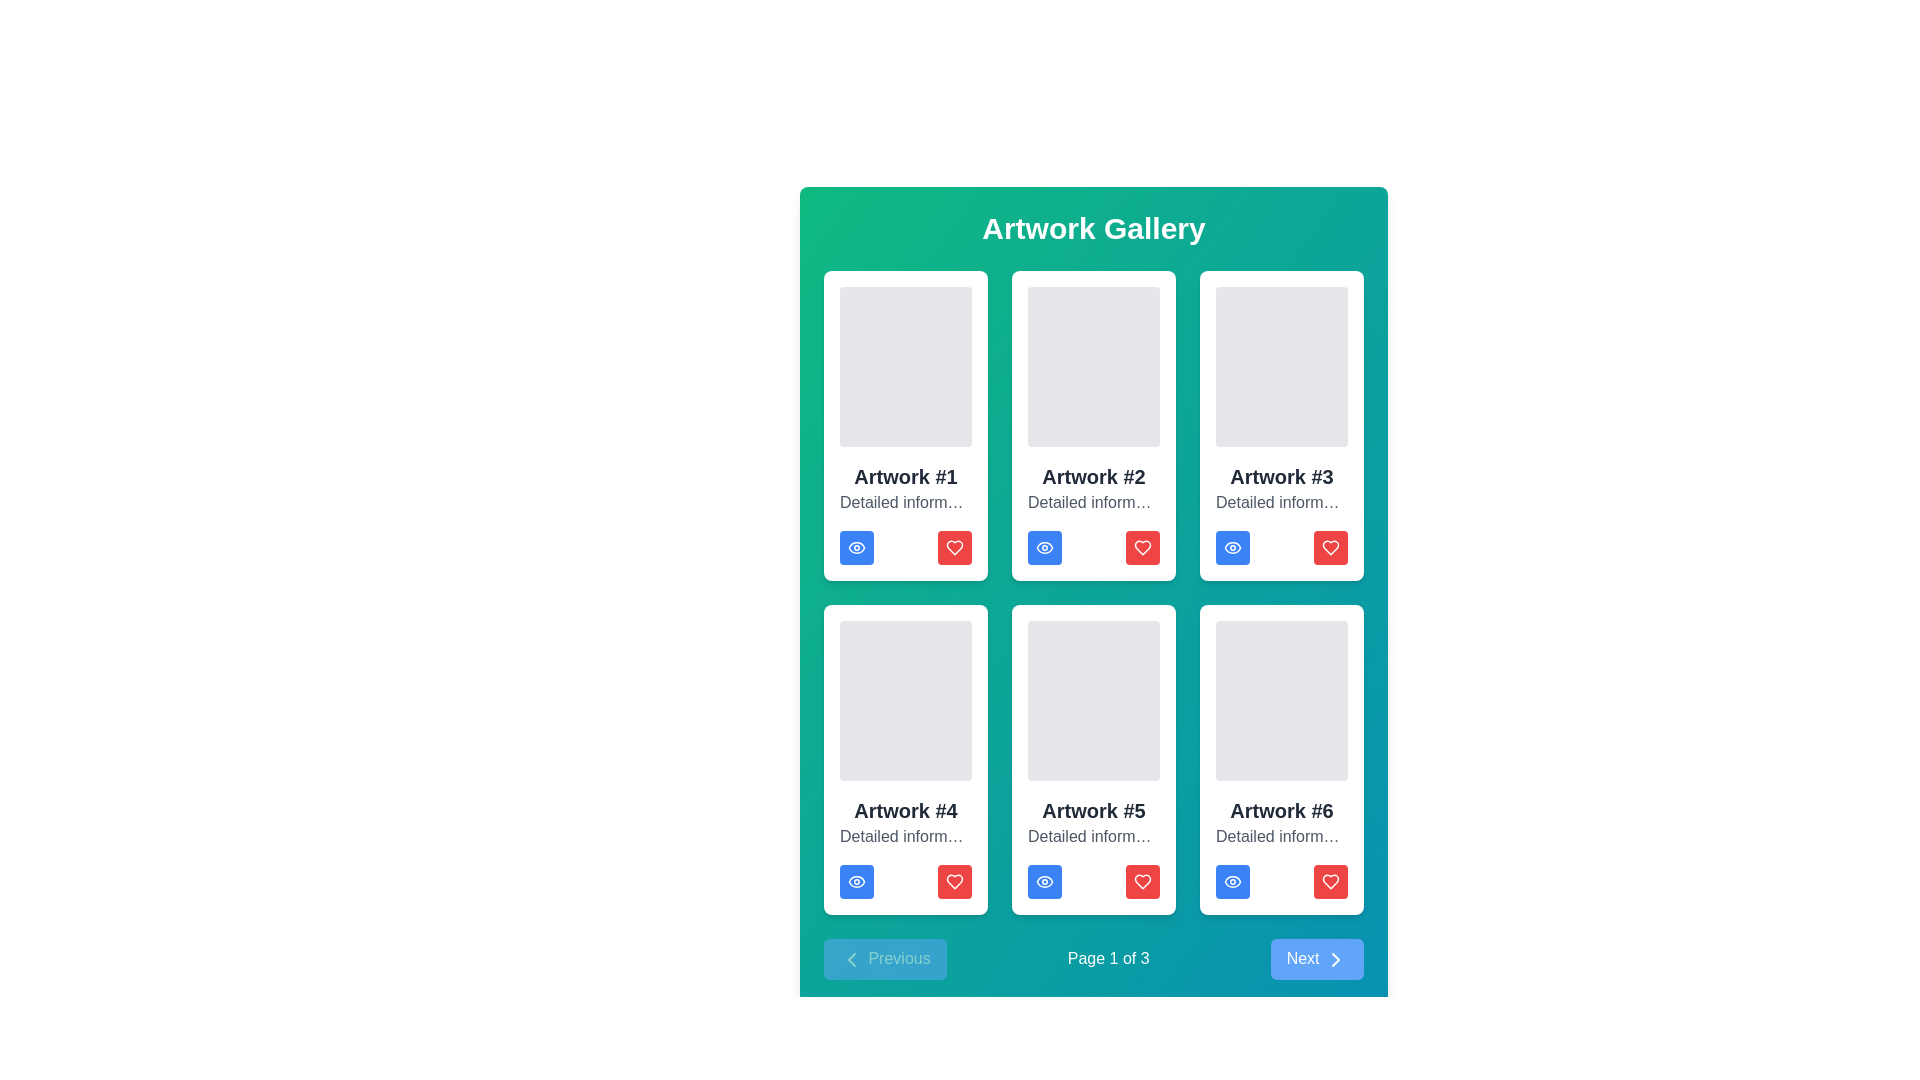 This screenshot has height=1080, width=1920. What do you see at coordinates (1044, 547) in the screenshot?
I see `the eye-shaped icon button, which is a minimalistic line-art design located within a blue square button beneath the second artwork card` at bounding box center [1044, 547].